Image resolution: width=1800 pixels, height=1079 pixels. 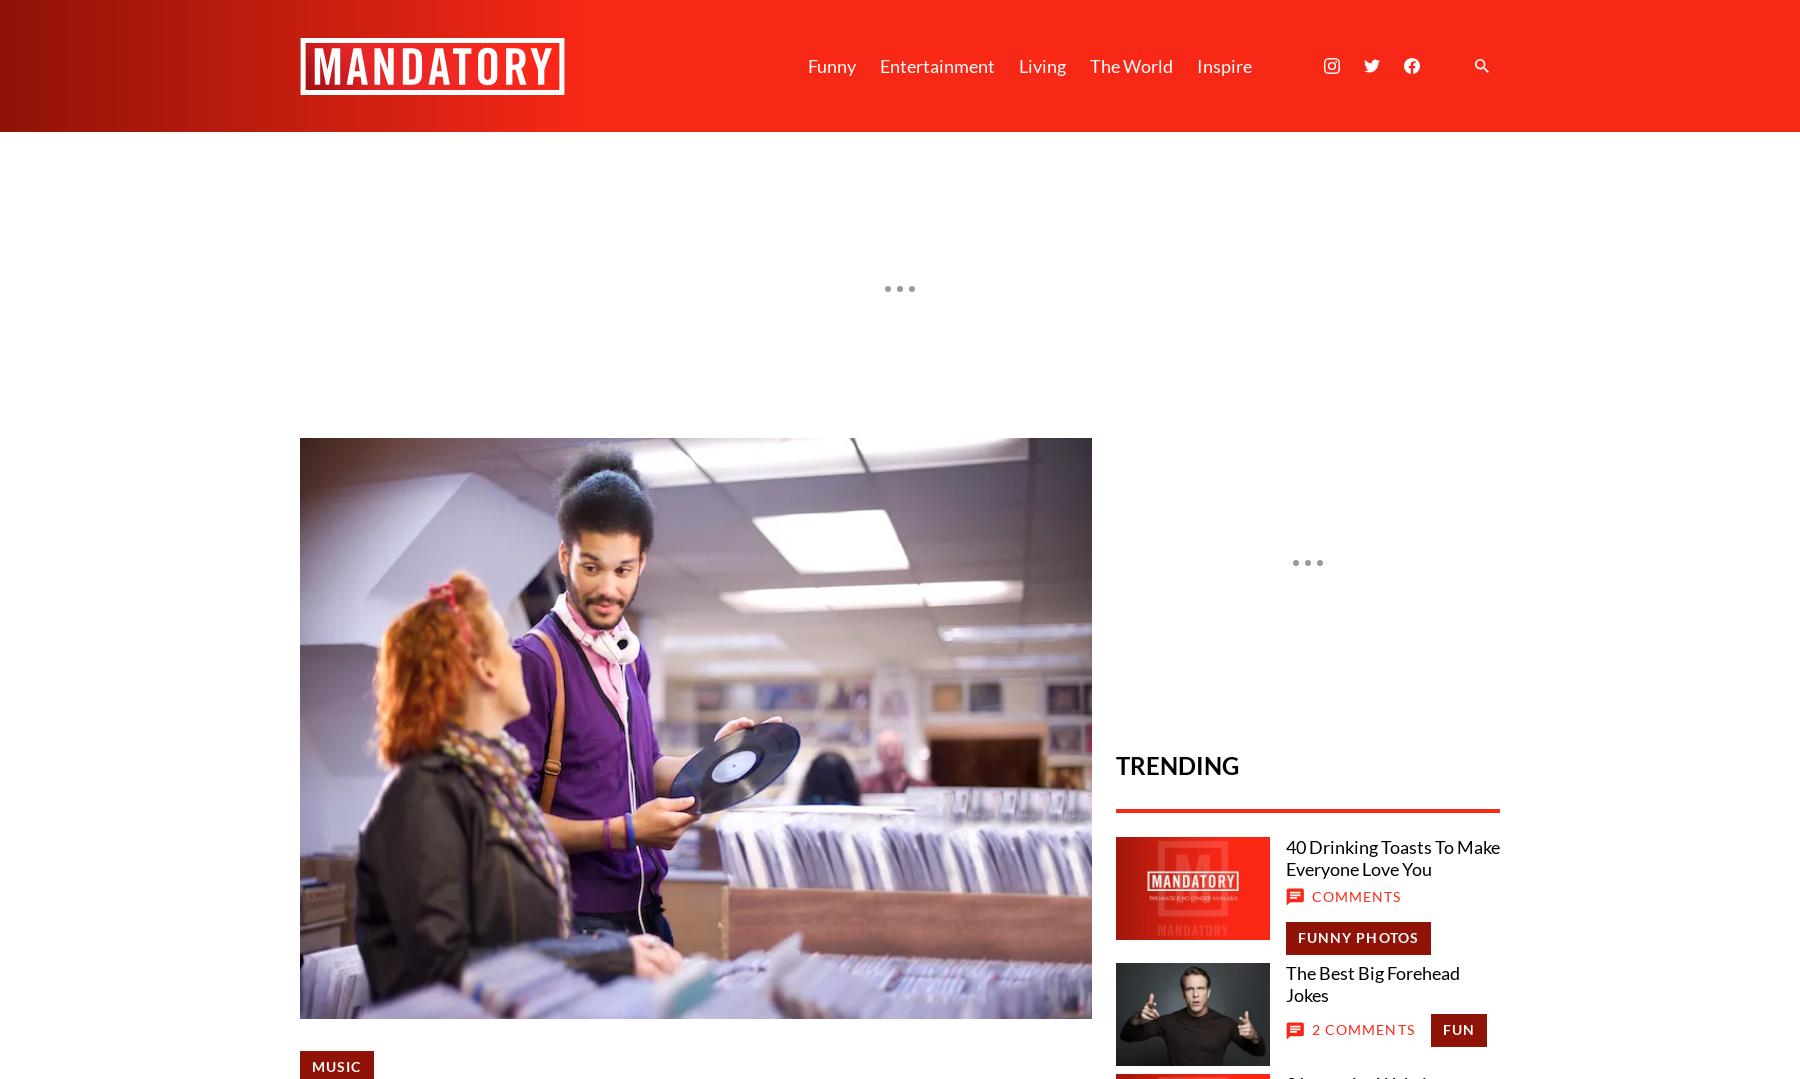 I want to click on '7 Of The Craziest Things To Happen To Already Outrageous Musicians Onstage', so click(x=721, y=346).